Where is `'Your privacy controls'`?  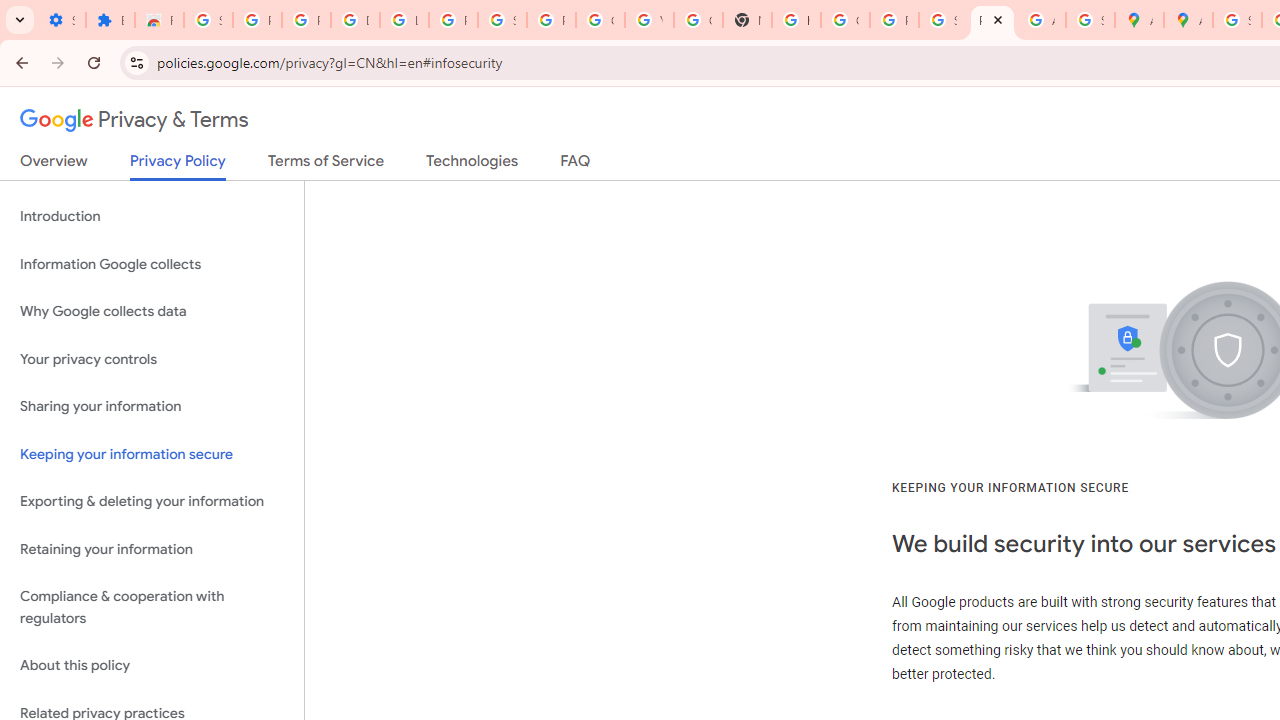
'Your privacy controls' is located at coordinates (151, 358).